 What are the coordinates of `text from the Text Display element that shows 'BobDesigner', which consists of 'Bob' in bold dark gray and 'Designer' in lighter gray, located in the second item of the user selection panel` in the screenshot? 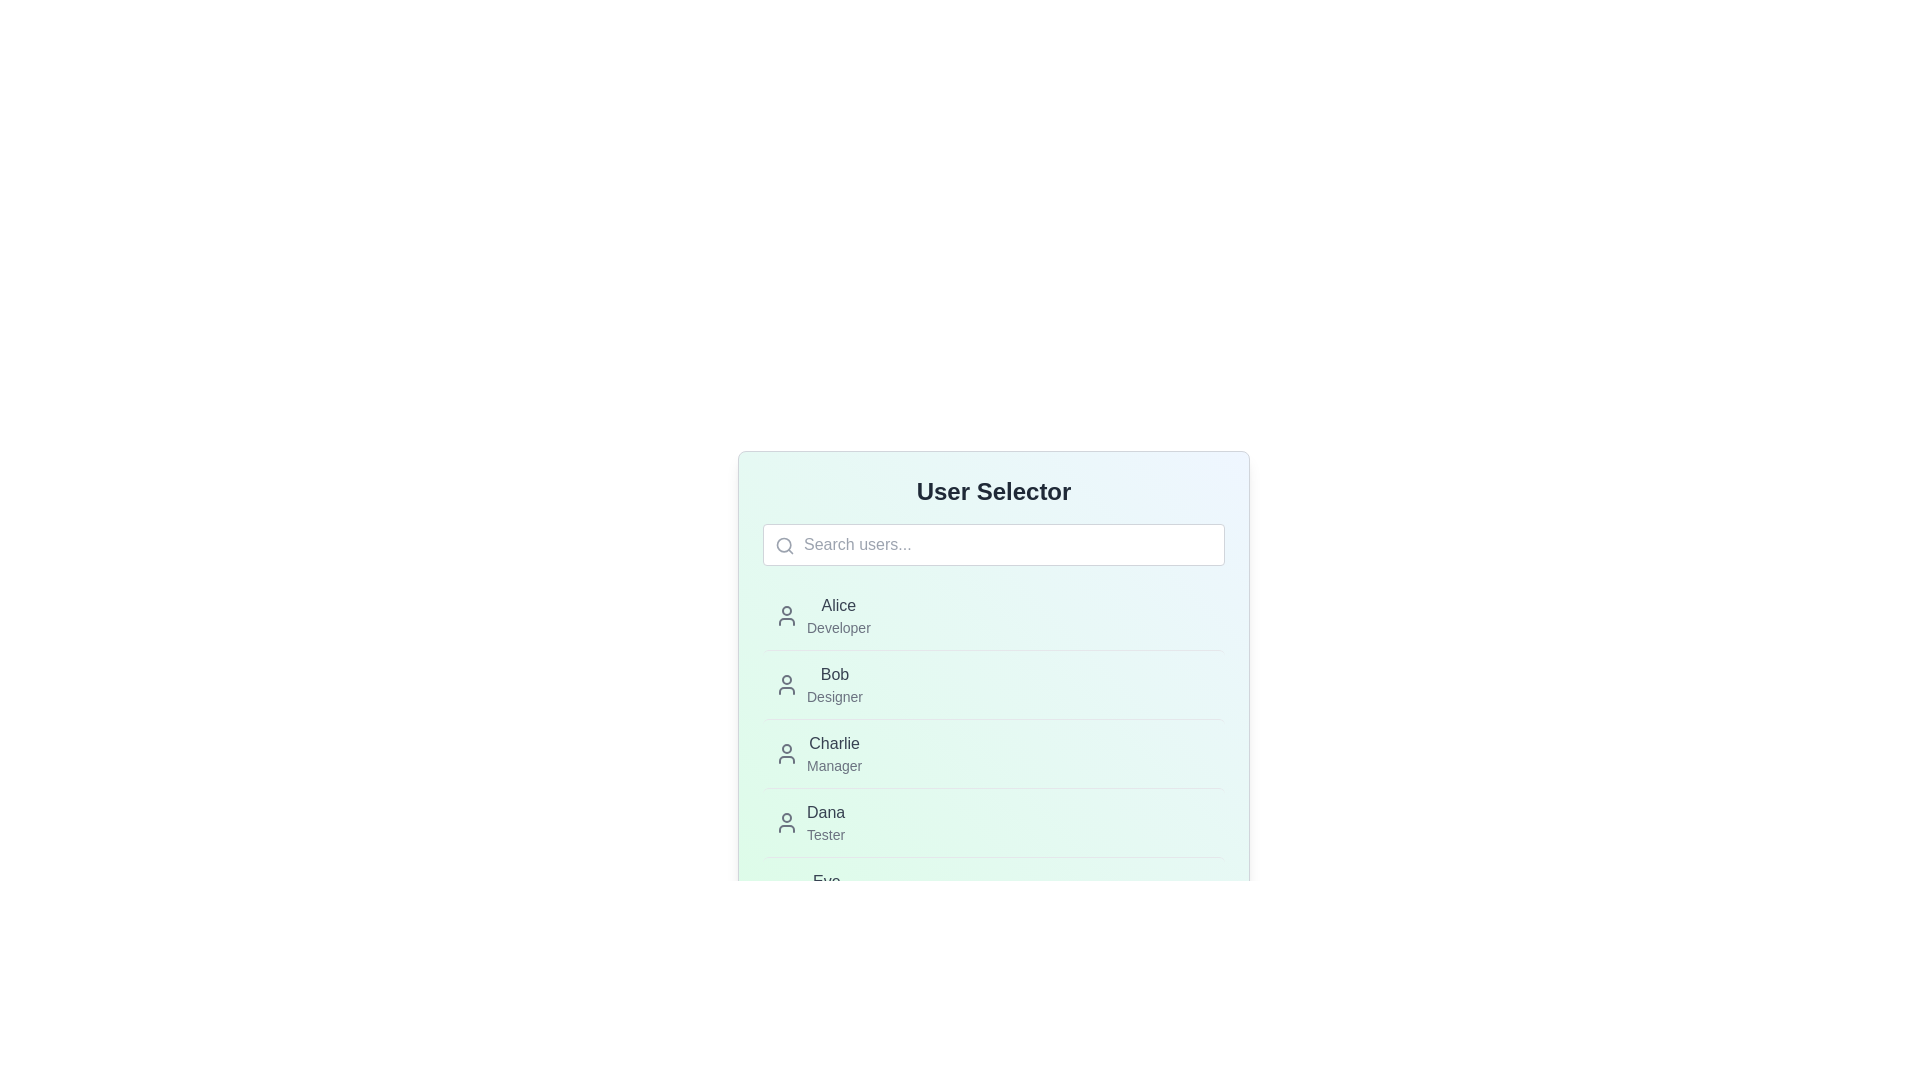 It's located at (835, 684).